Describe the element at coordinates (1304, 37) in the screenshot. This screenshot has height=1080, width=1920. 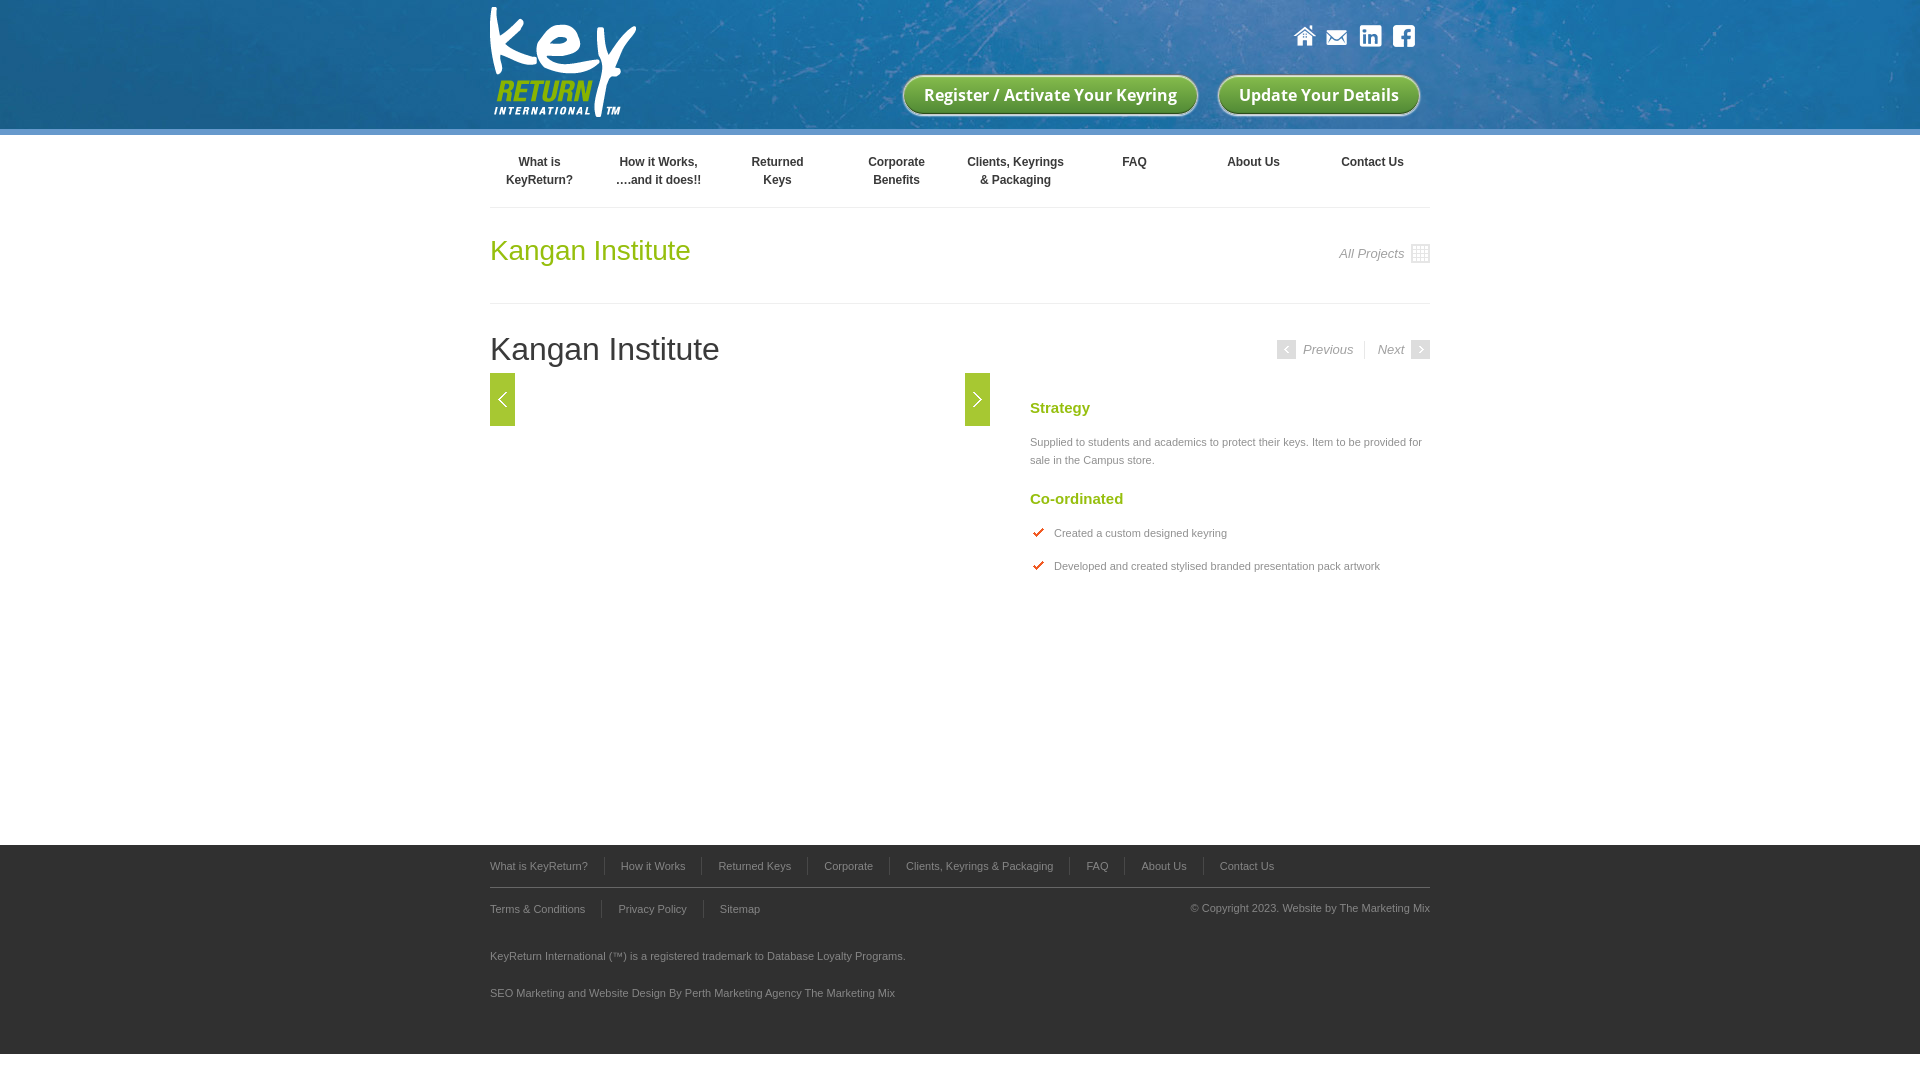
I see `'Home'` at that location.